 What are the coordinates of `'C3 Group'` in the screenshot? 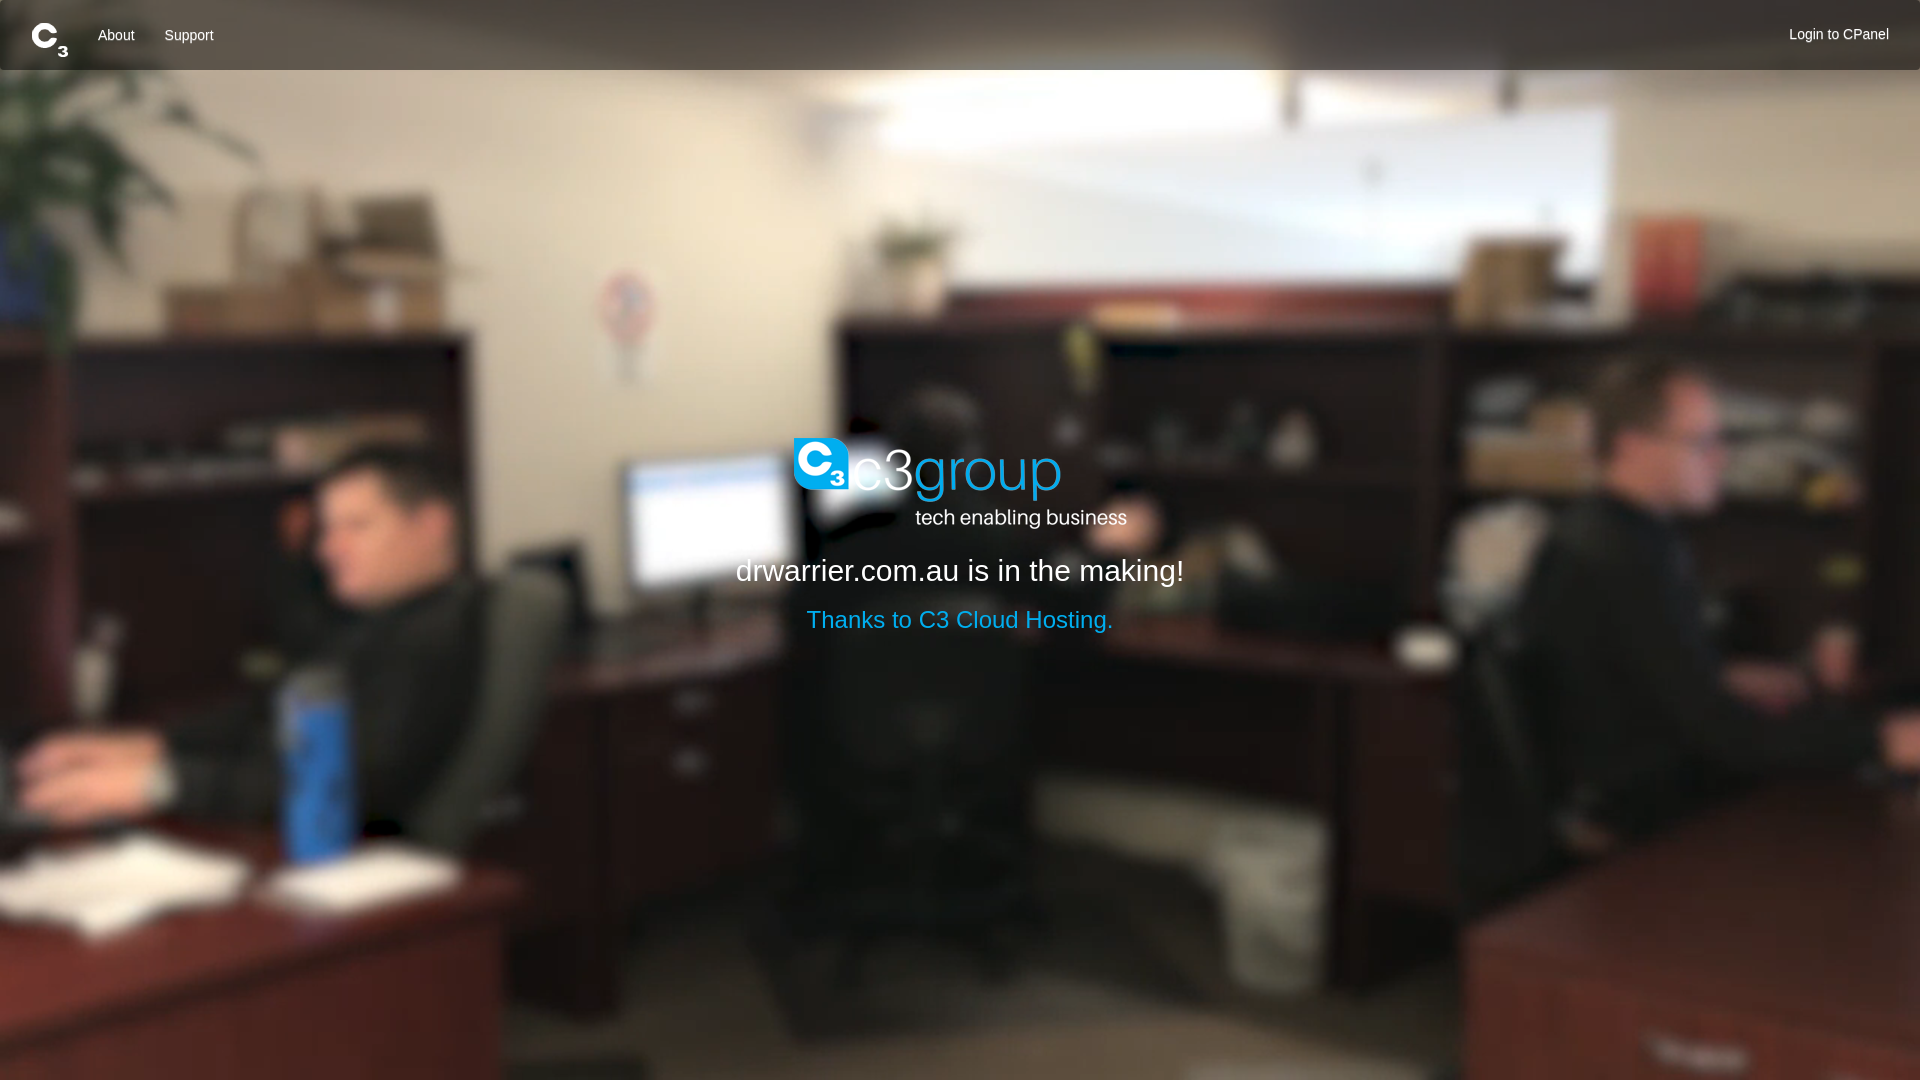 It's located at (792, 483).